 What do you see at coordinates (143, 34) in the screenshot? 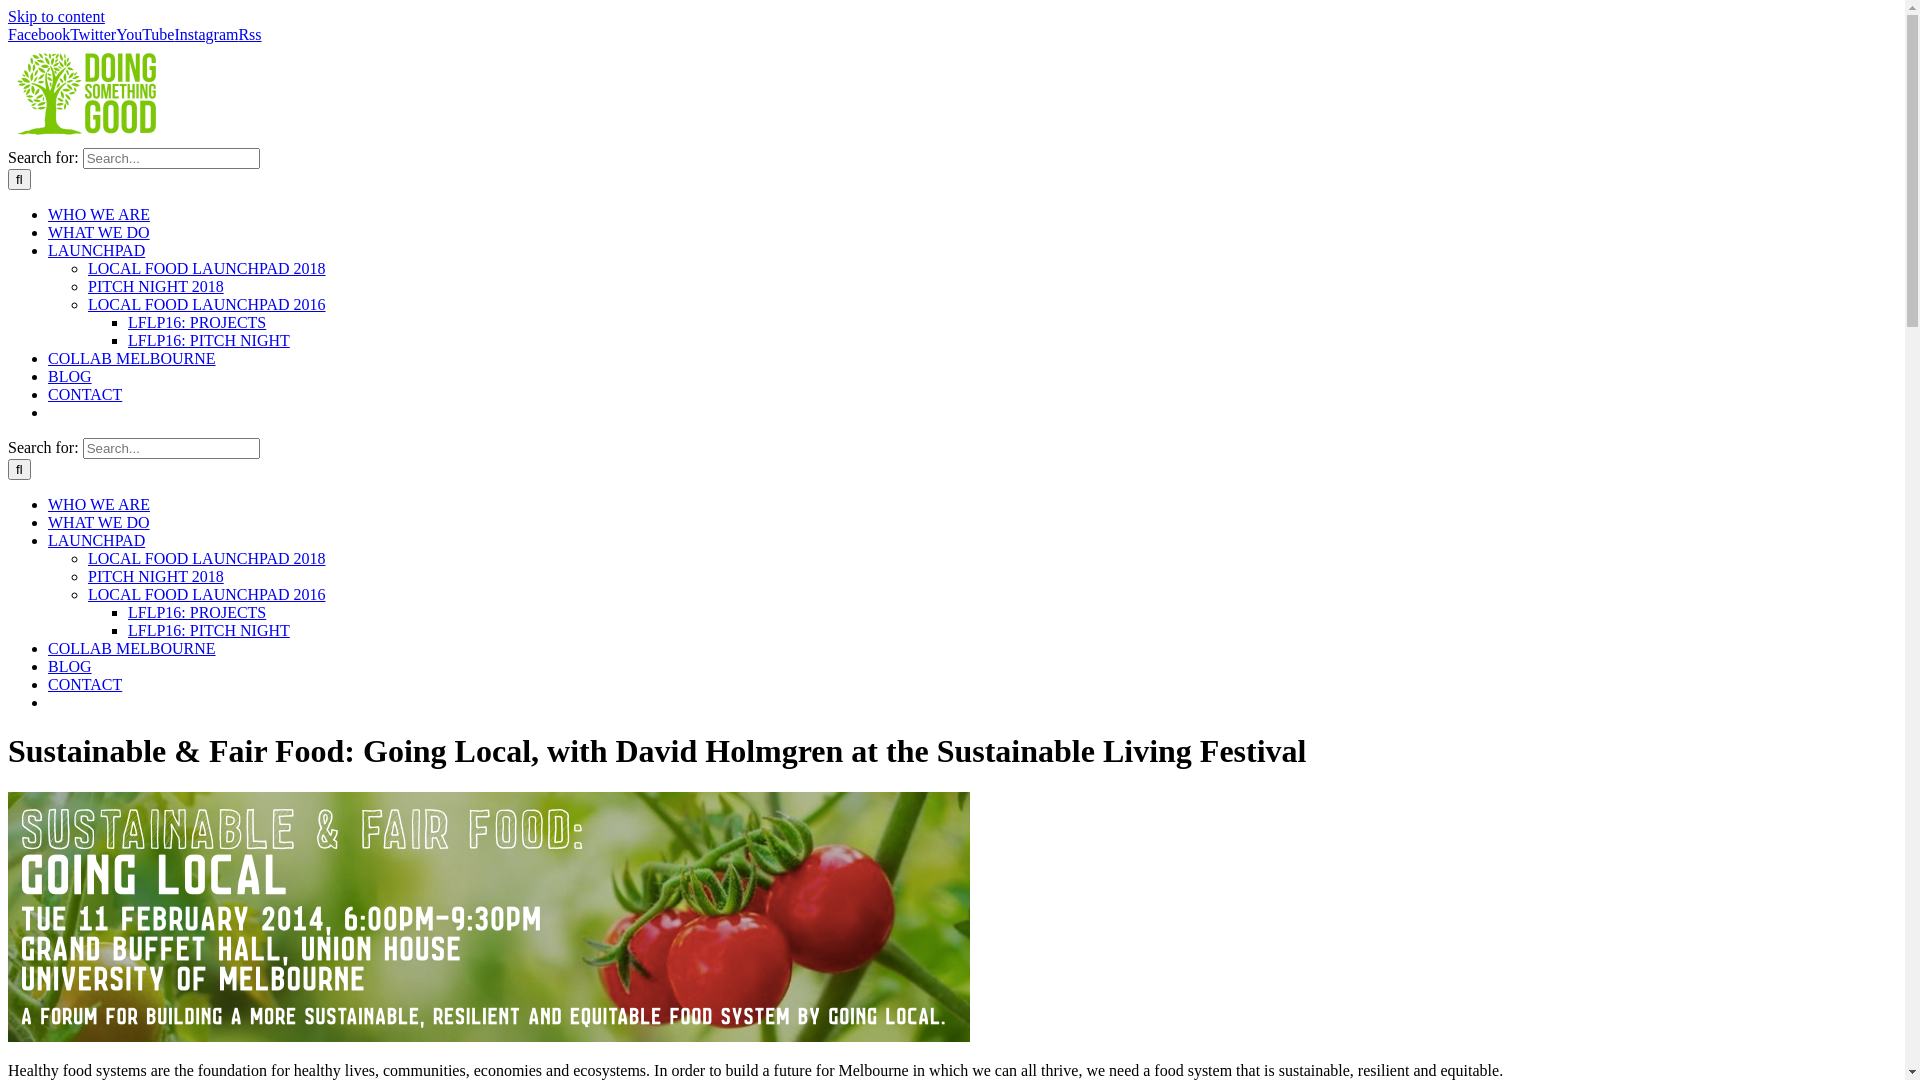
I see `'YouTube'` at bounding box center [143, 34].